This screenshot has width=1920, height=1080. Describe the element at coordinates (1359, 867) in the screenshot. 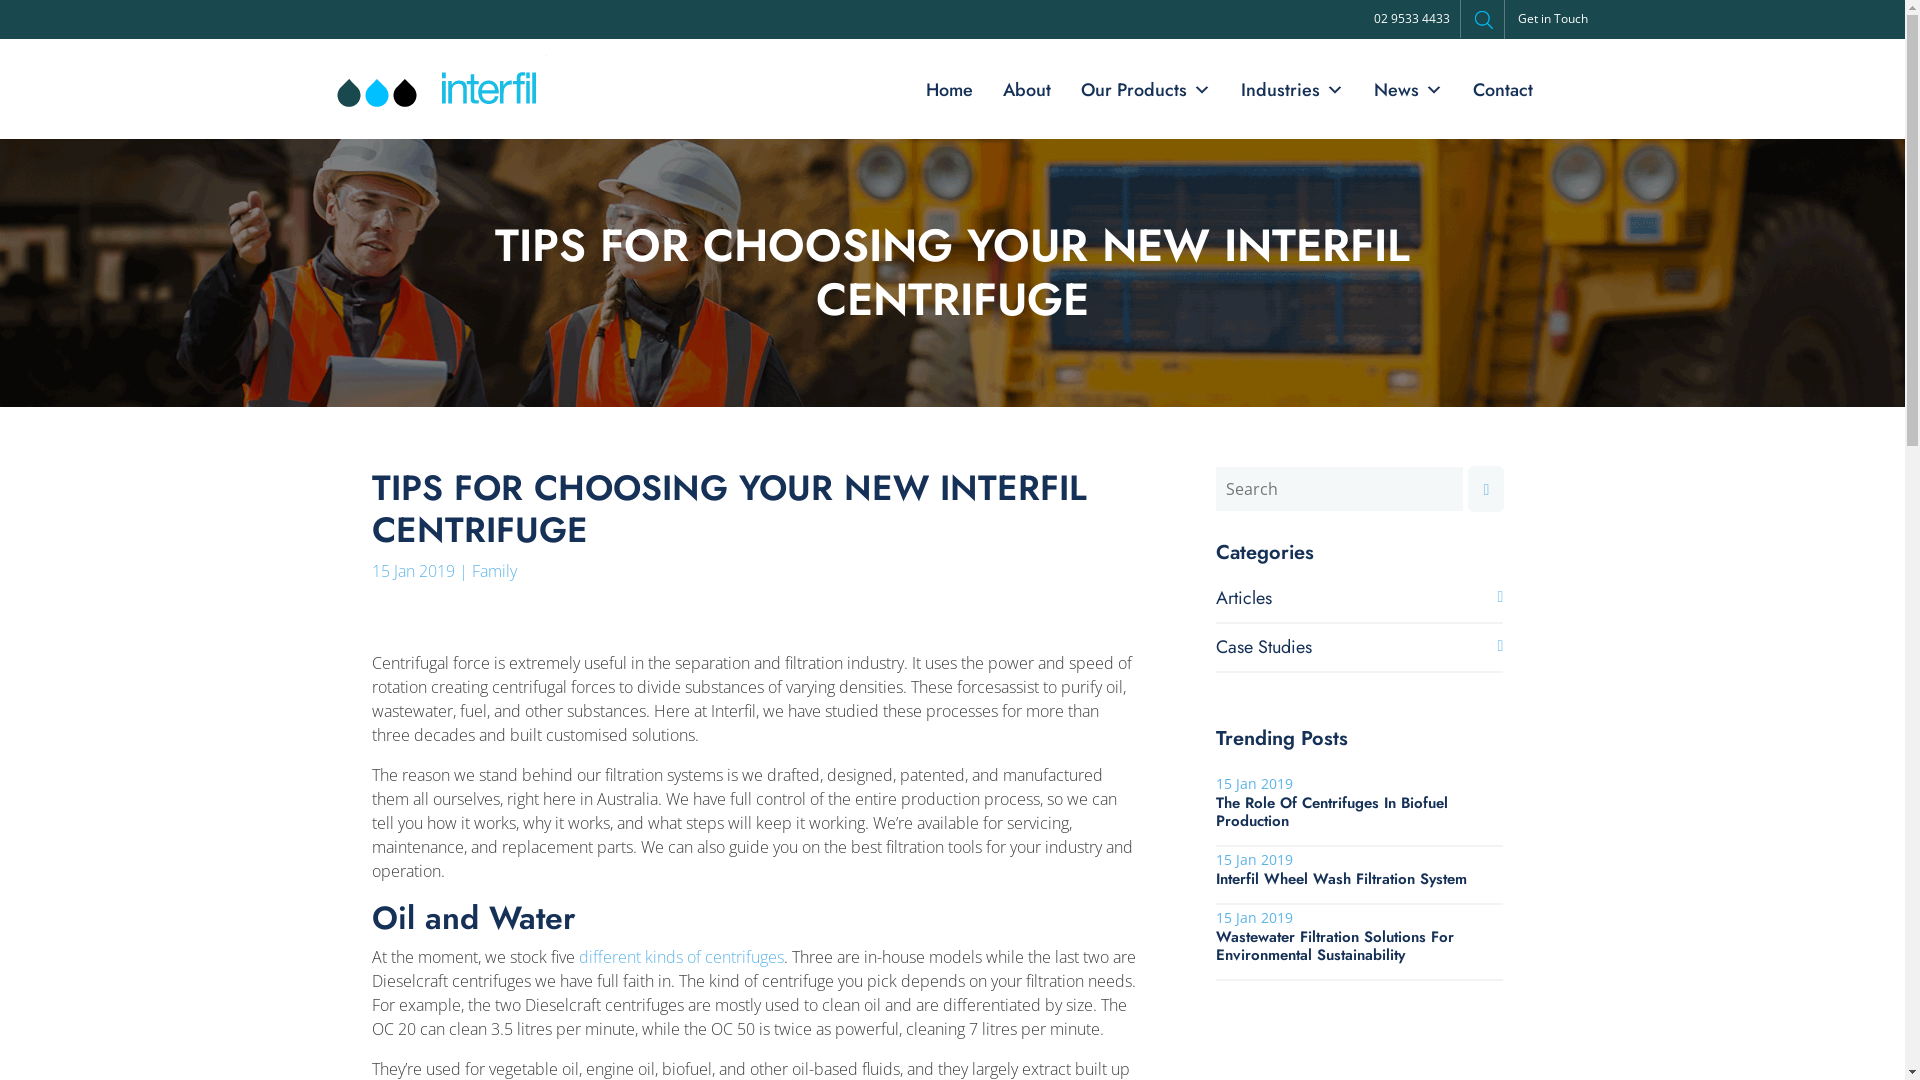

I see `'15 Jan 2019` at that location.